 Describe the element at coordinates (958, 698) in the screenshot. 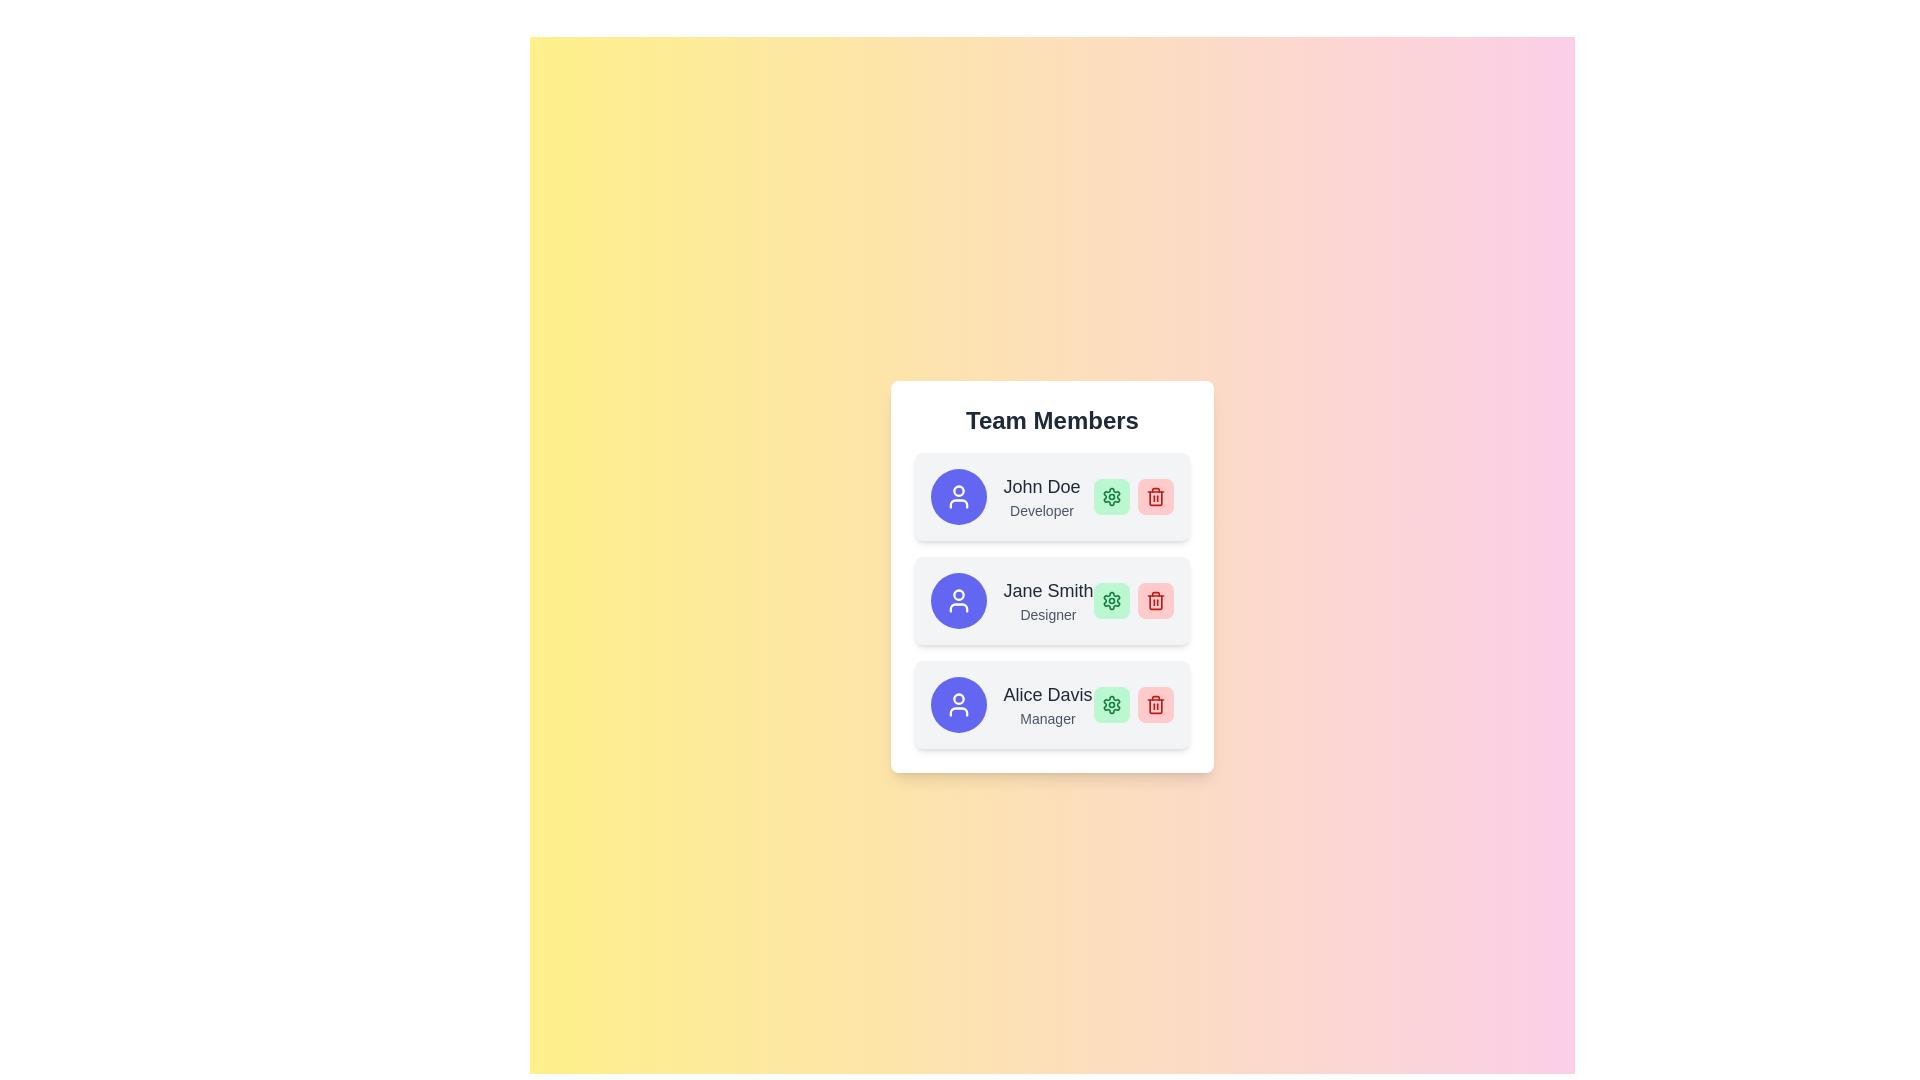

I see `the circular graphic element representing the user's head in the profile icon of 'Alice Davis' in the 'Team Members' panel` at that location.